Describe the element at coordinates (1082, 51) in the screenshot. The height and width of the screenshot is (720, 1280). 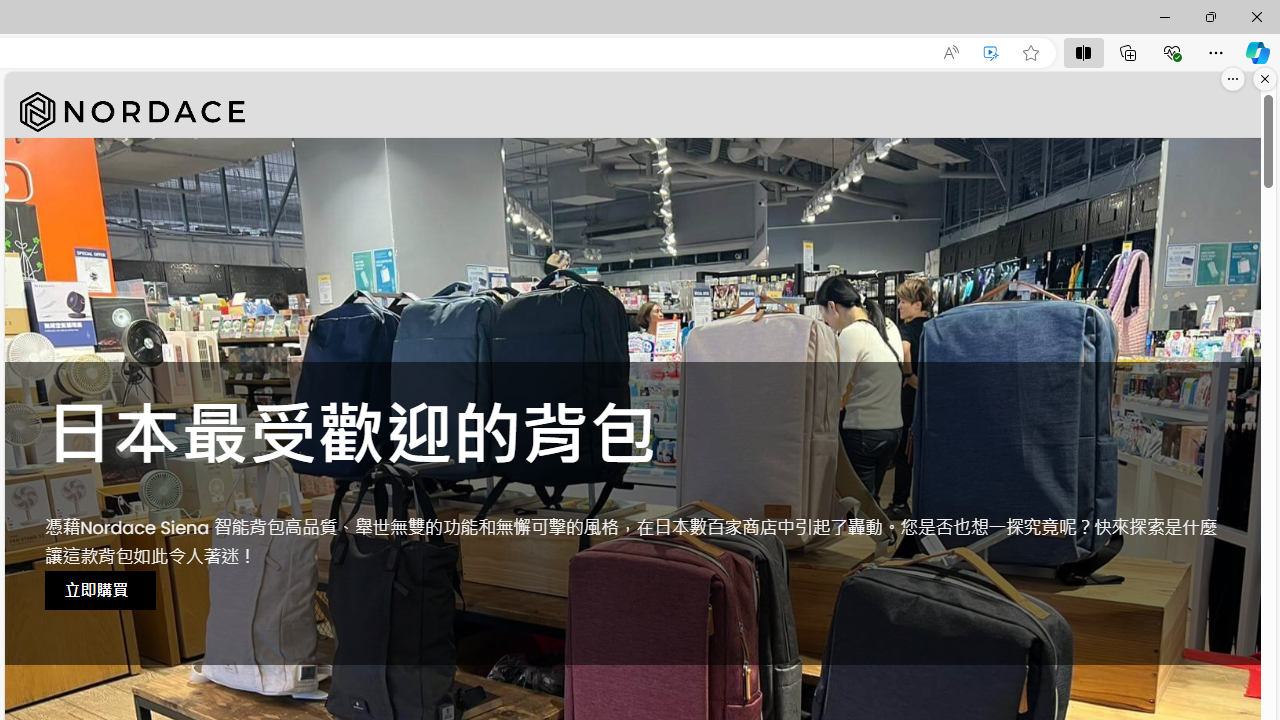
I see `'Split screen'` at that location.